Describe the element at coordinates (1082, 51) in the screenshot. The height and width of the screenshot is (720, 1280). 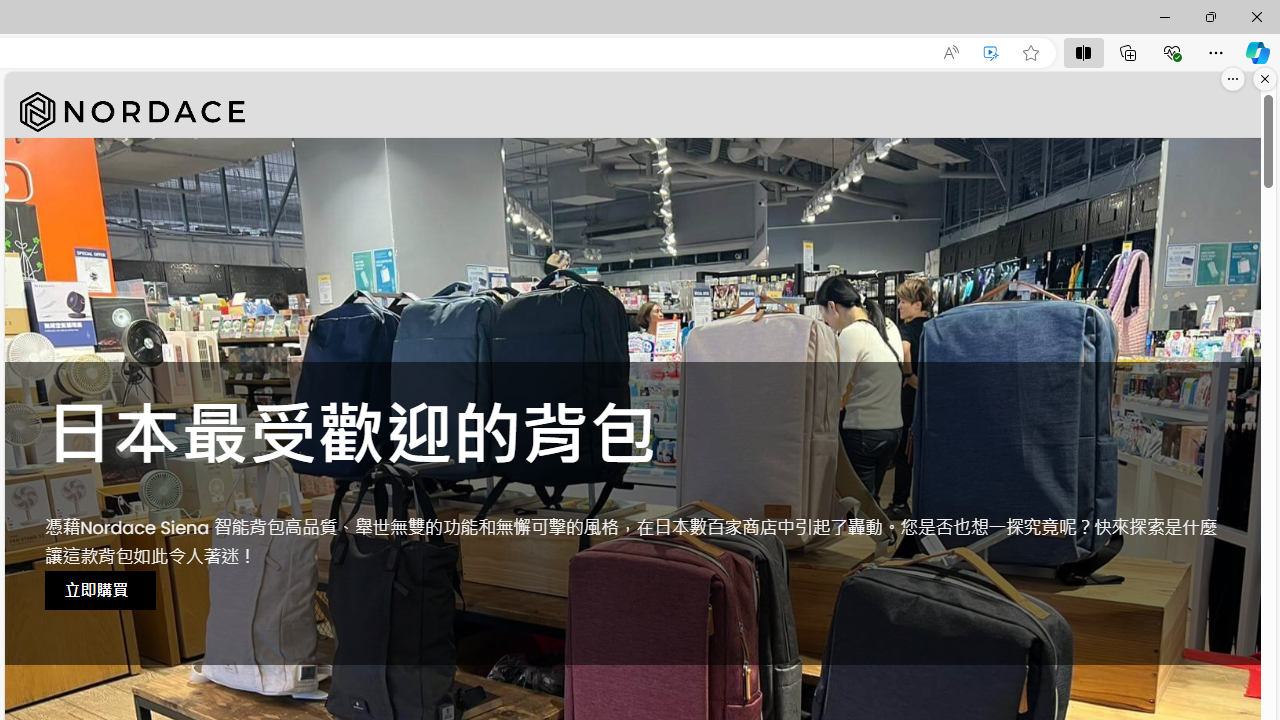
I see `'Split screen'` at that location.